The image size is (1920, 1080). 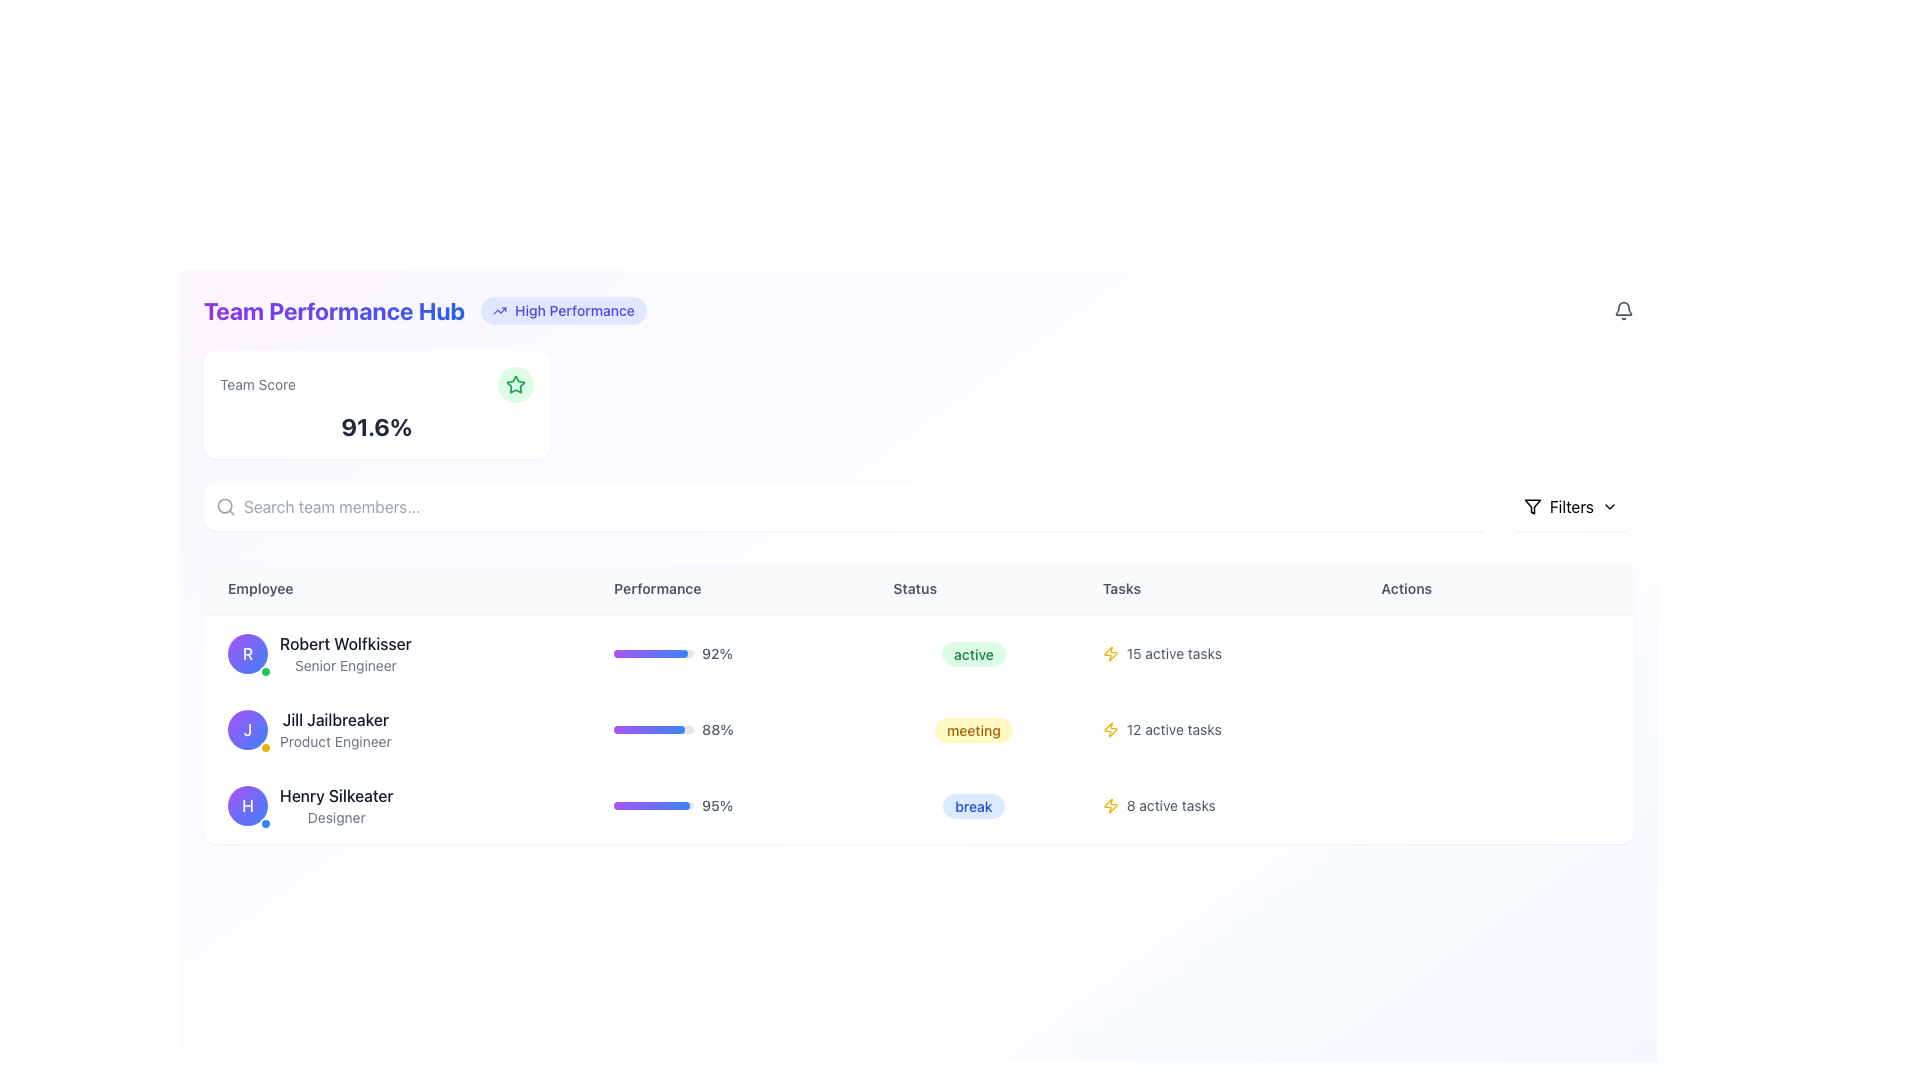 I want to click on the numeric indicator text label displaying the performance metric percentage, located at the right edge of the progress bar in the 'Performance' column of the third row in the table, so click(x=717, y=805).